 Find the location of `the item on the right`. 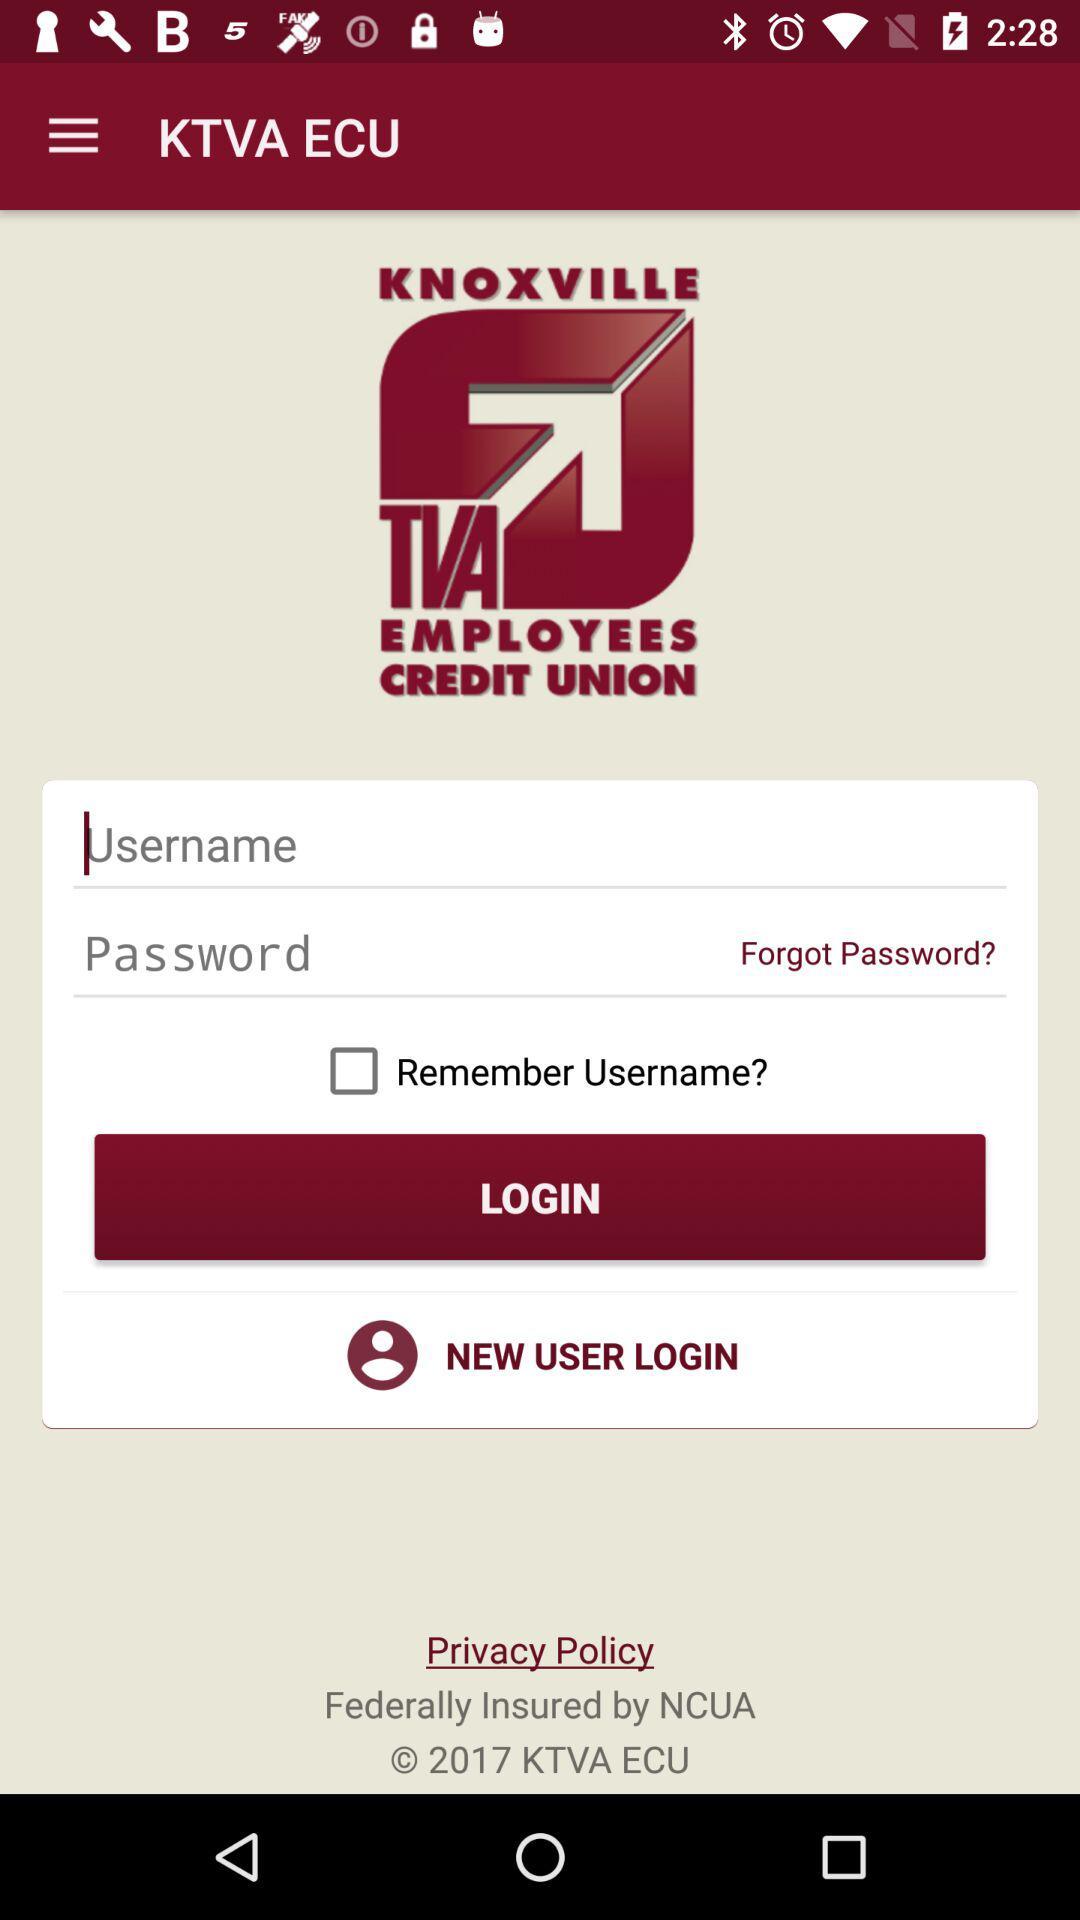

the item on the right is located at coordinates (867, 951).